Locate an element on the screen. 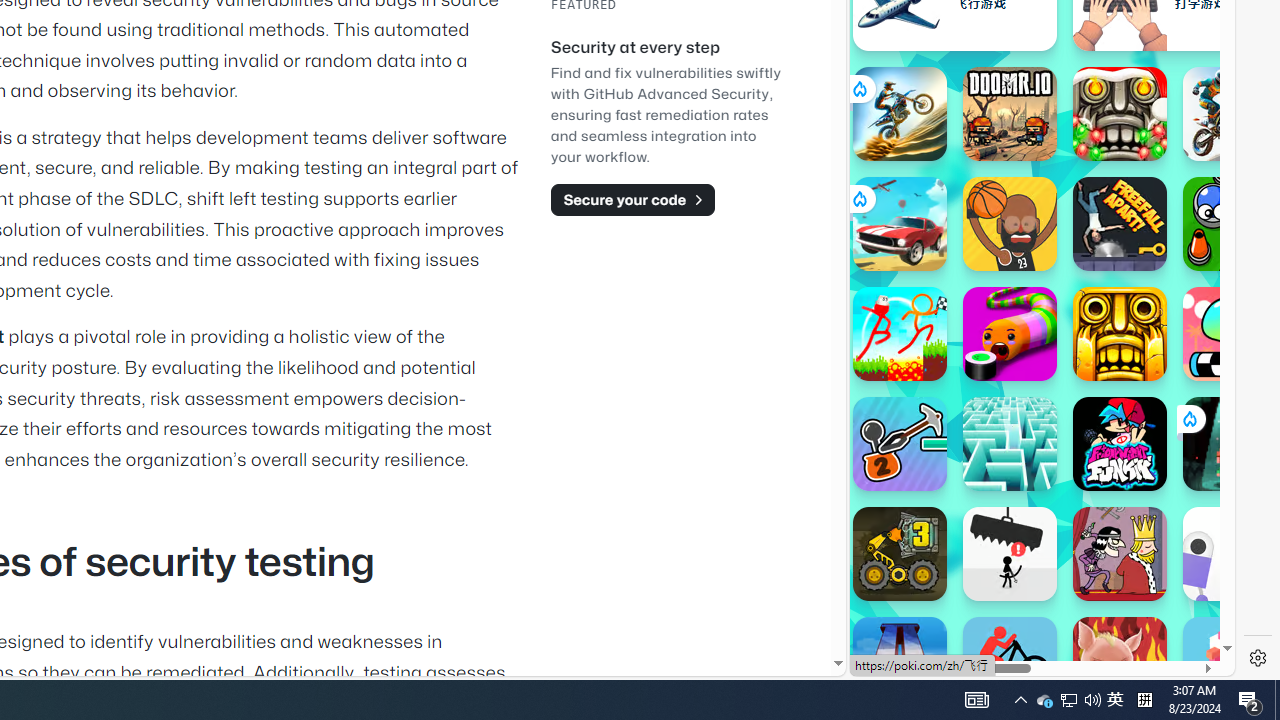 The image size is (1280, 720). 'Trial Mania' is located at coordinates (1229, 114).